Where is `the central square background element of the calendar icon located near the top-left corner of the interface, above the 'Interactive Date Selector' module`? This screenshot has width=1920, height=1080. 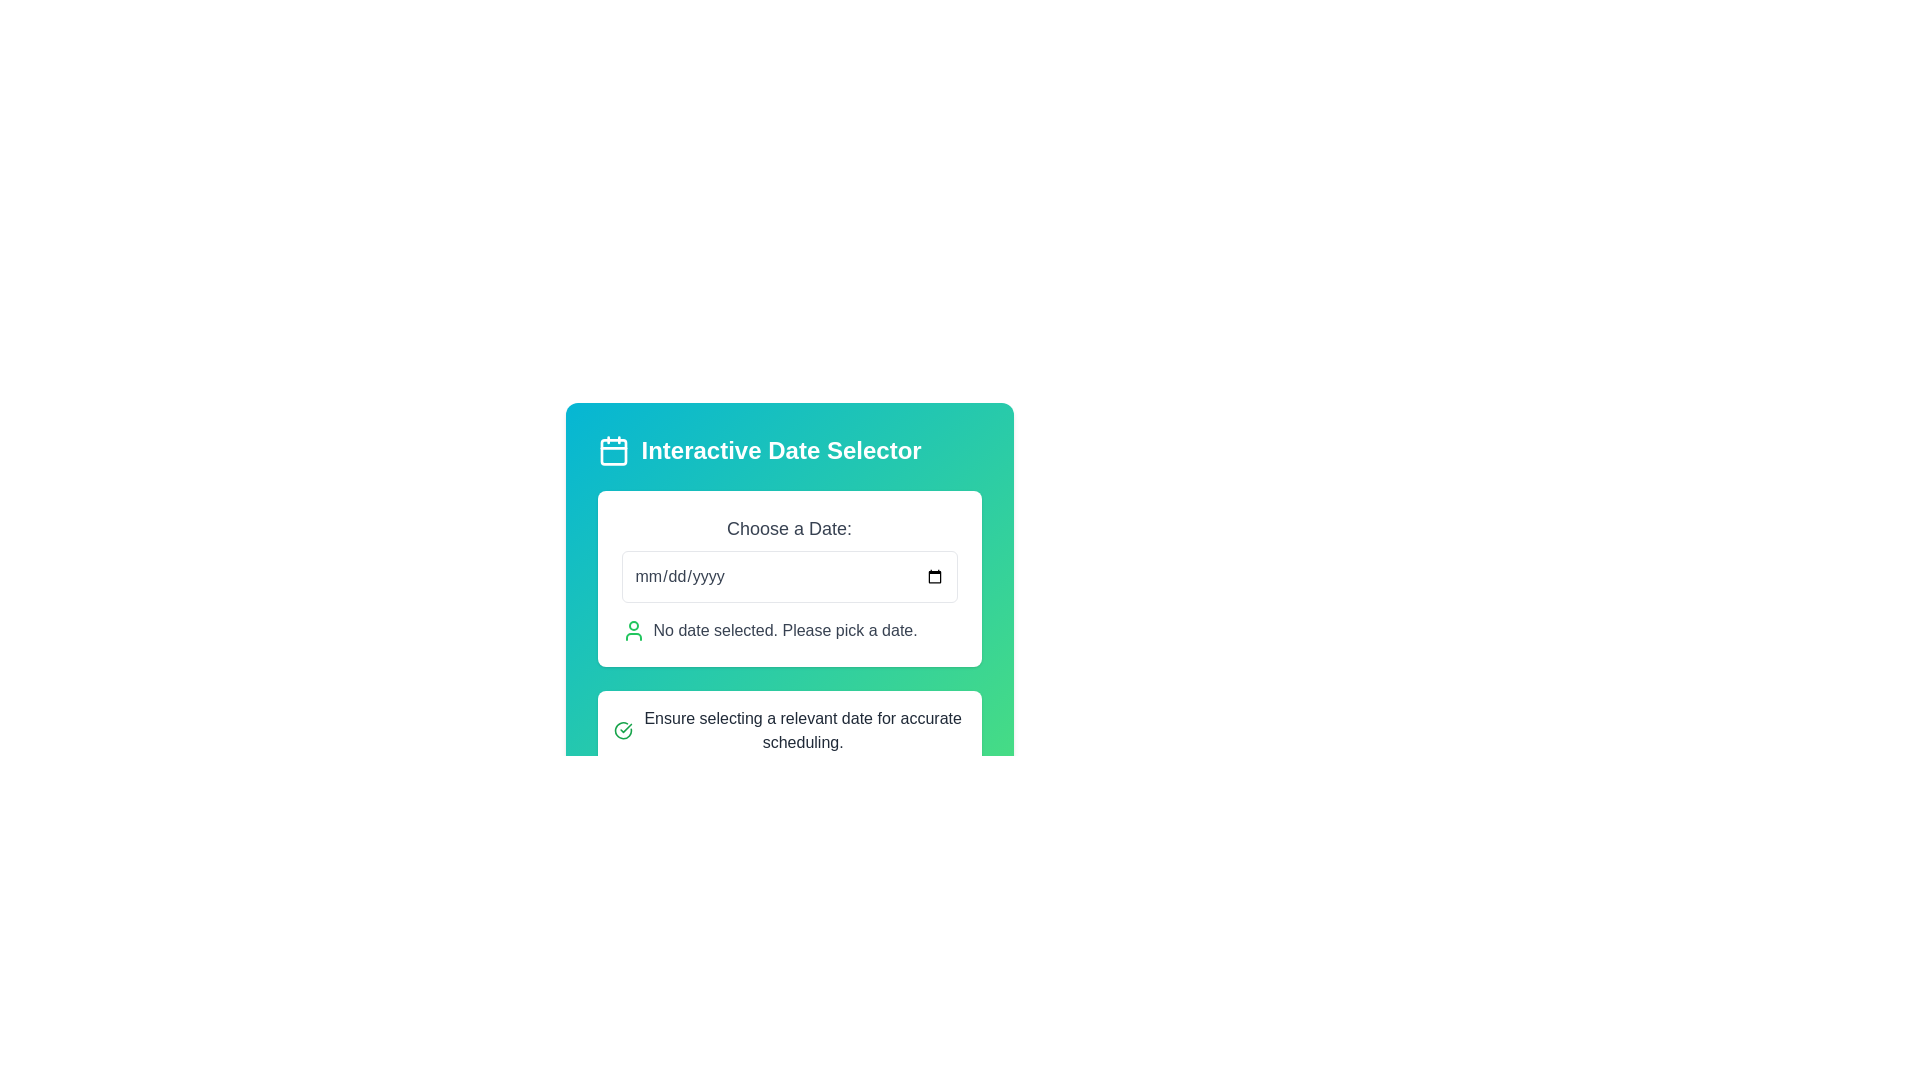
the central square background element of the calendar icon located near the top-left corner of the interface, above the 'Interactive Date Selector' module is located at coordinates (612, 452).